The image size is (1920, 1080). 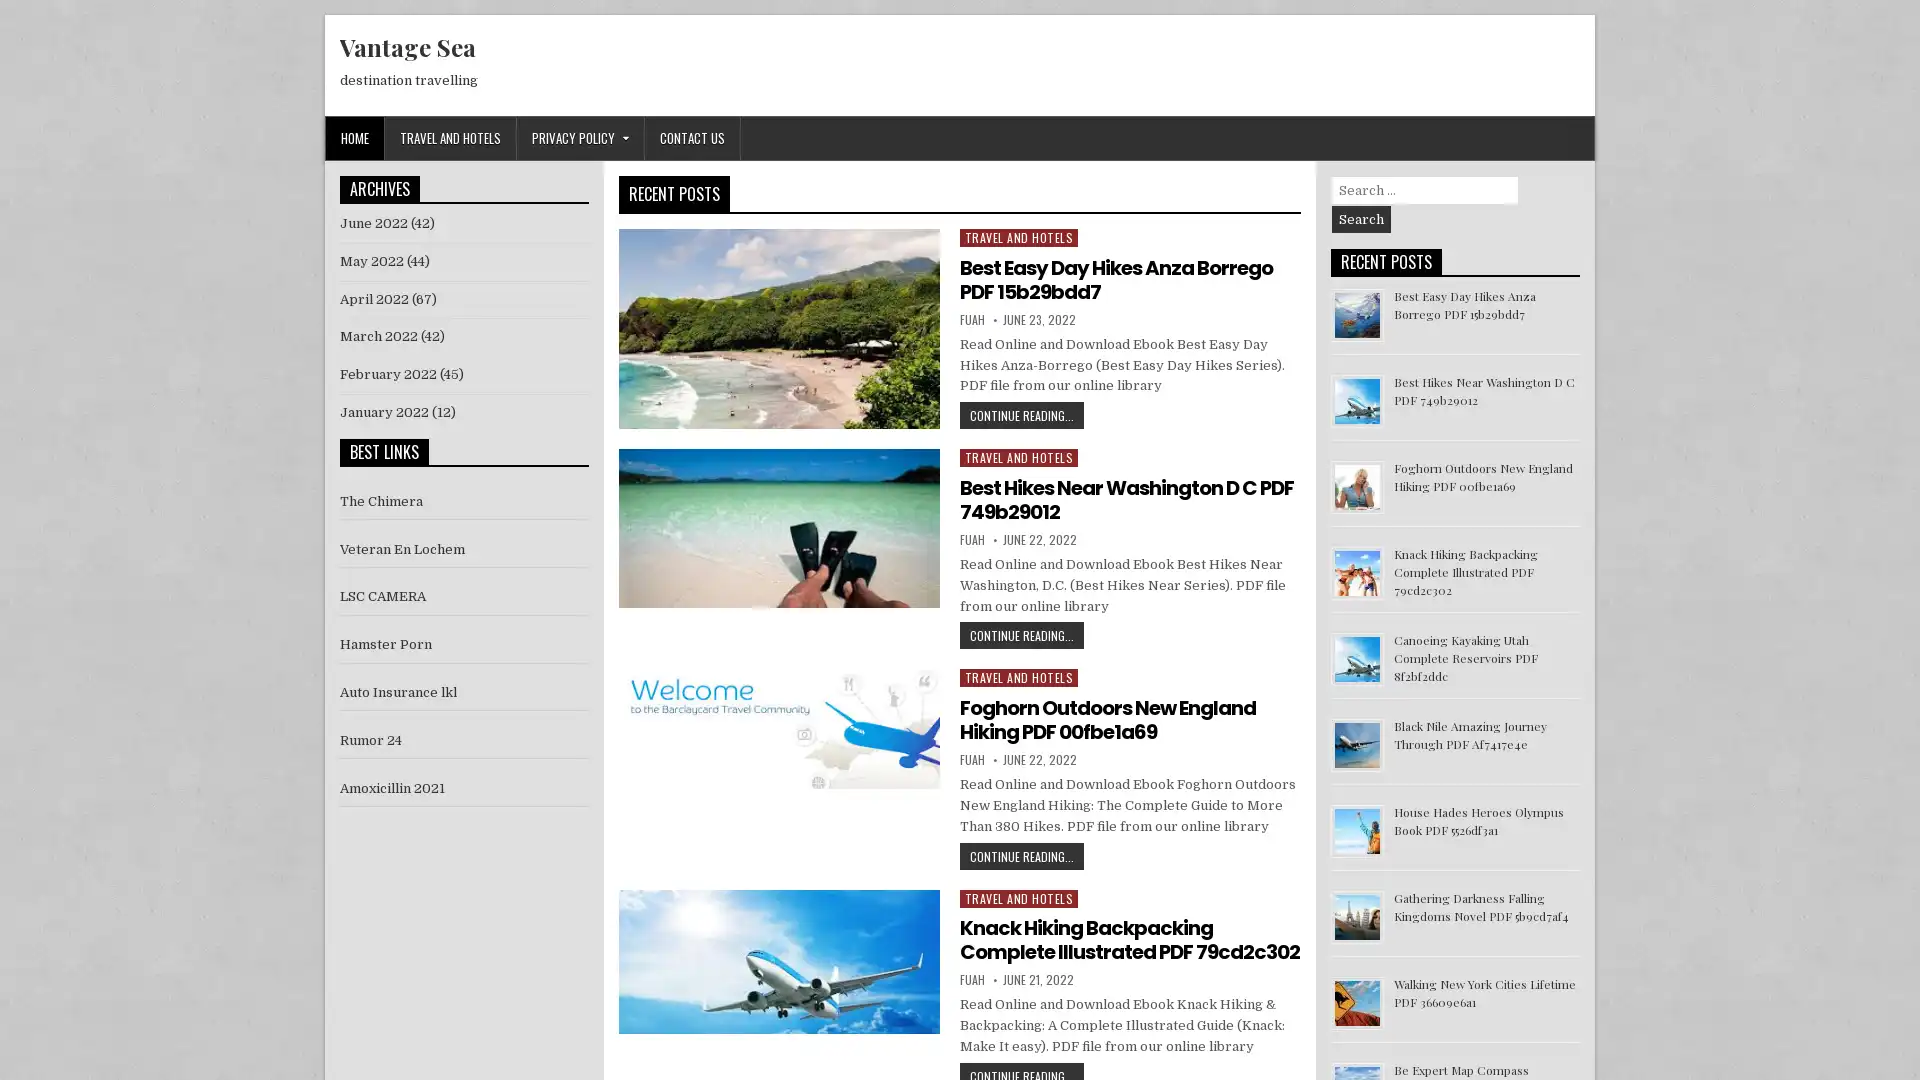 I want to click on Search, so click(x=1360, y=219).